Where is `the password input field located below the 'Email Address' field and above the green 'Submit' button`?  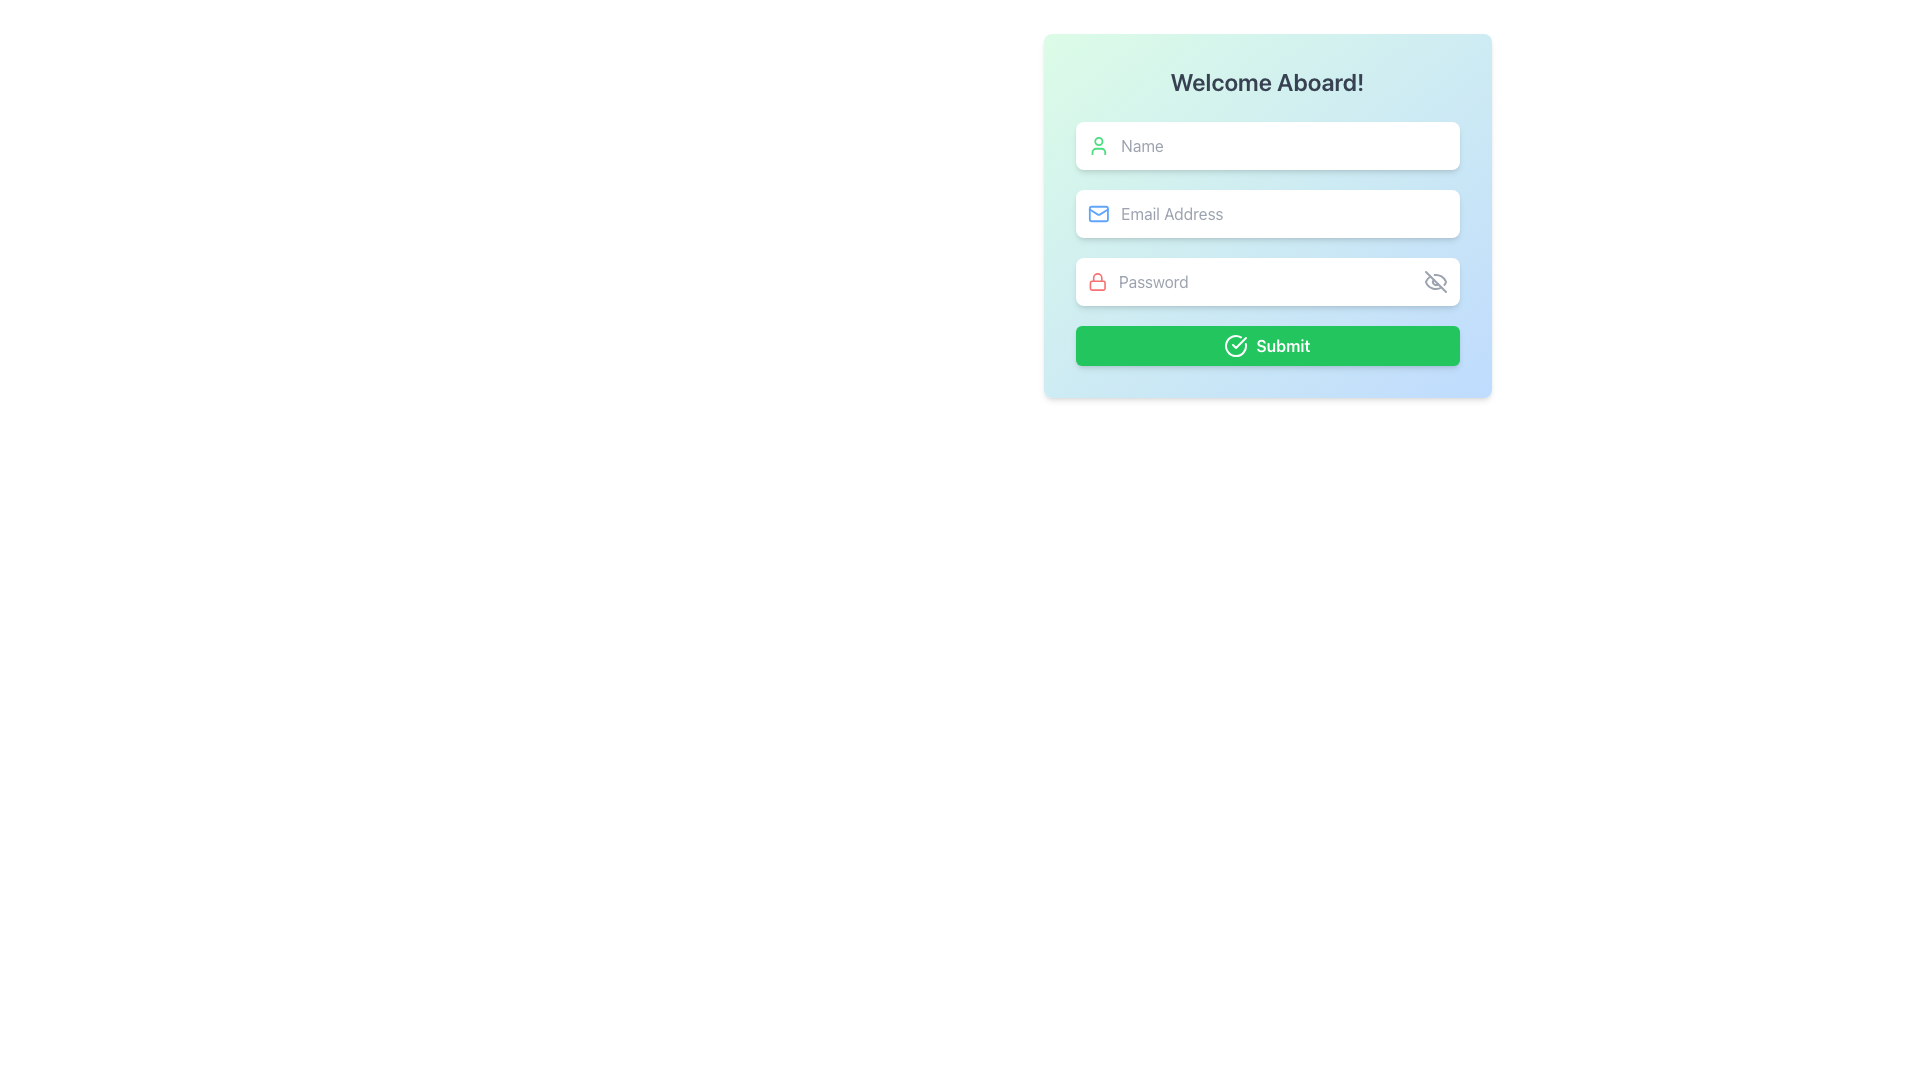
the password input field located below the 'Email Address' field and above the green 'Submit' button is located at coordinates (1266, 281).